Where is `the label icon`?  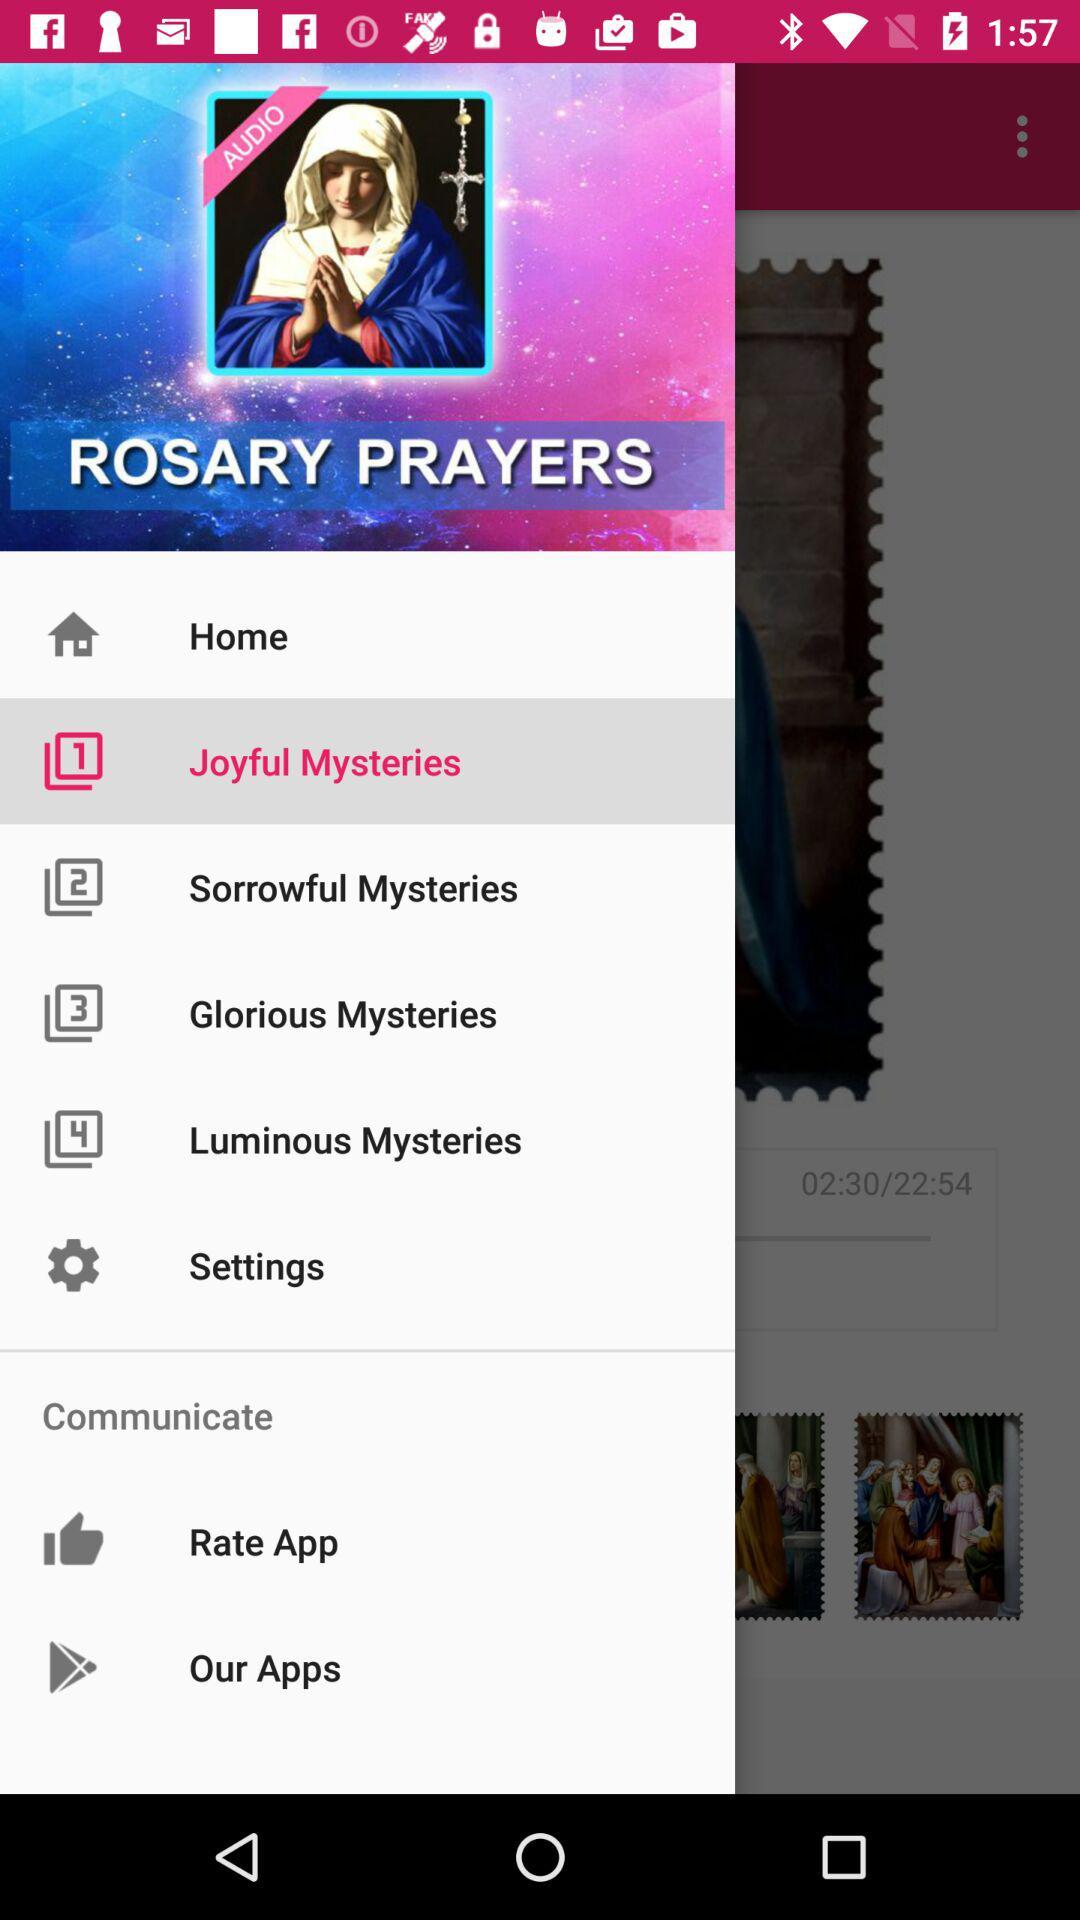
the label icon is located at coordinates (140, 1516).